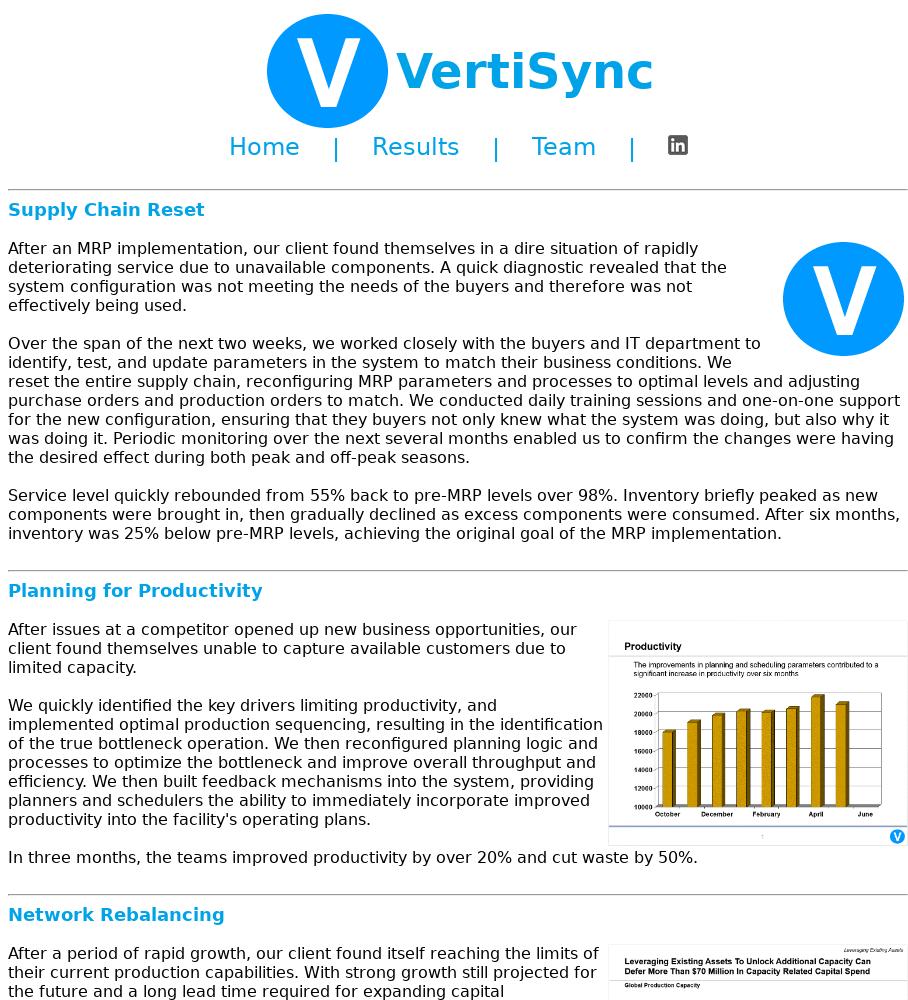 This screenshot has height=1000, width=908. Describe the element at coordinates (6, 914) in the screenshot. I see `'Network Rebalancing'` at that location.